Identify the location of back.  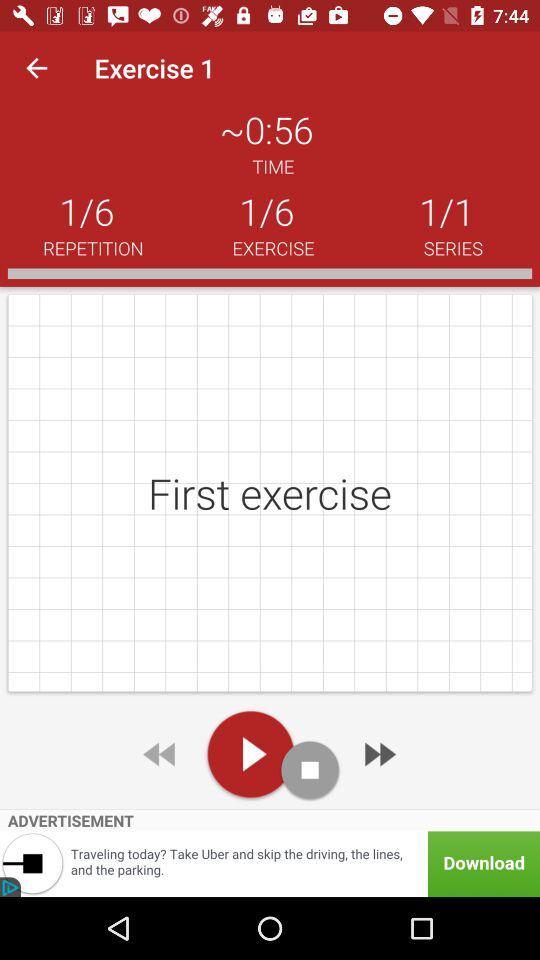
(160, 753).